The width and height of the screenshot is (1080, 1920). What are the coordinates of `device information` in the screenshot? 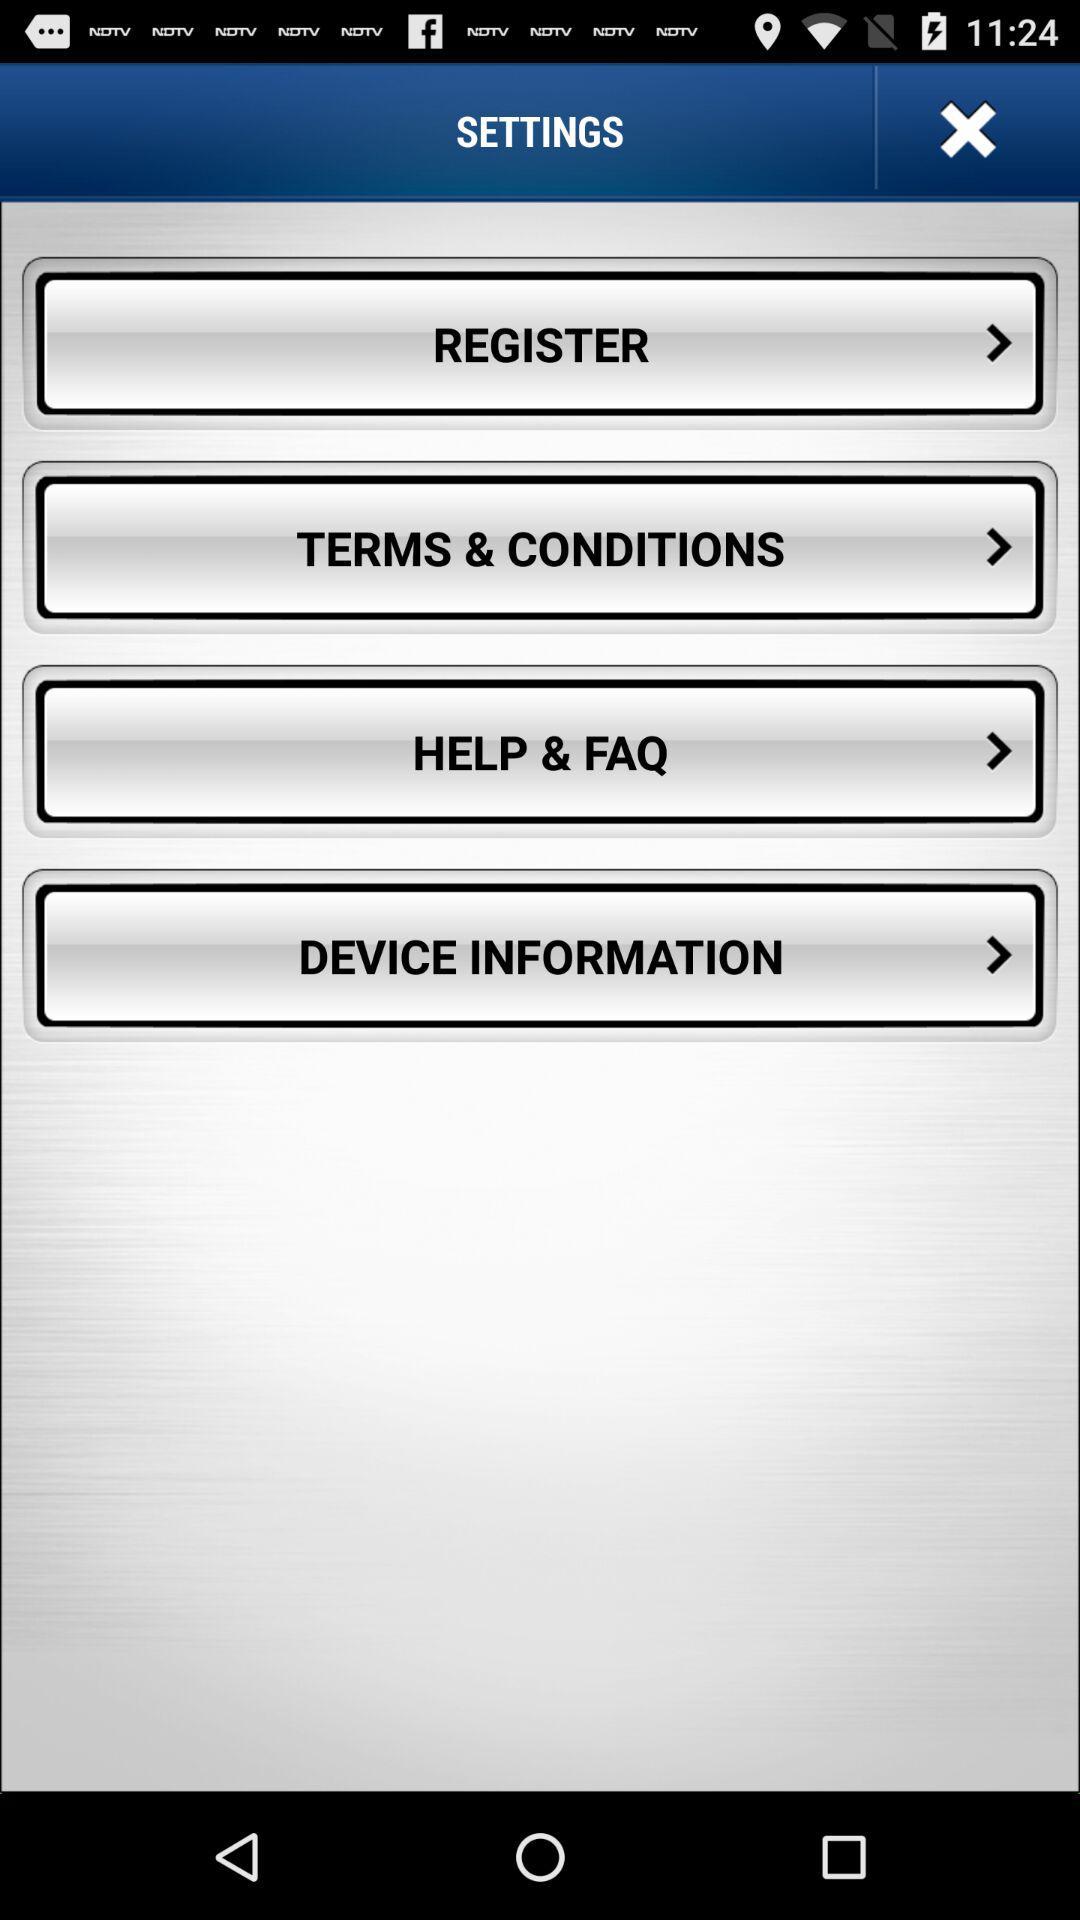 It's located at (540, 955).